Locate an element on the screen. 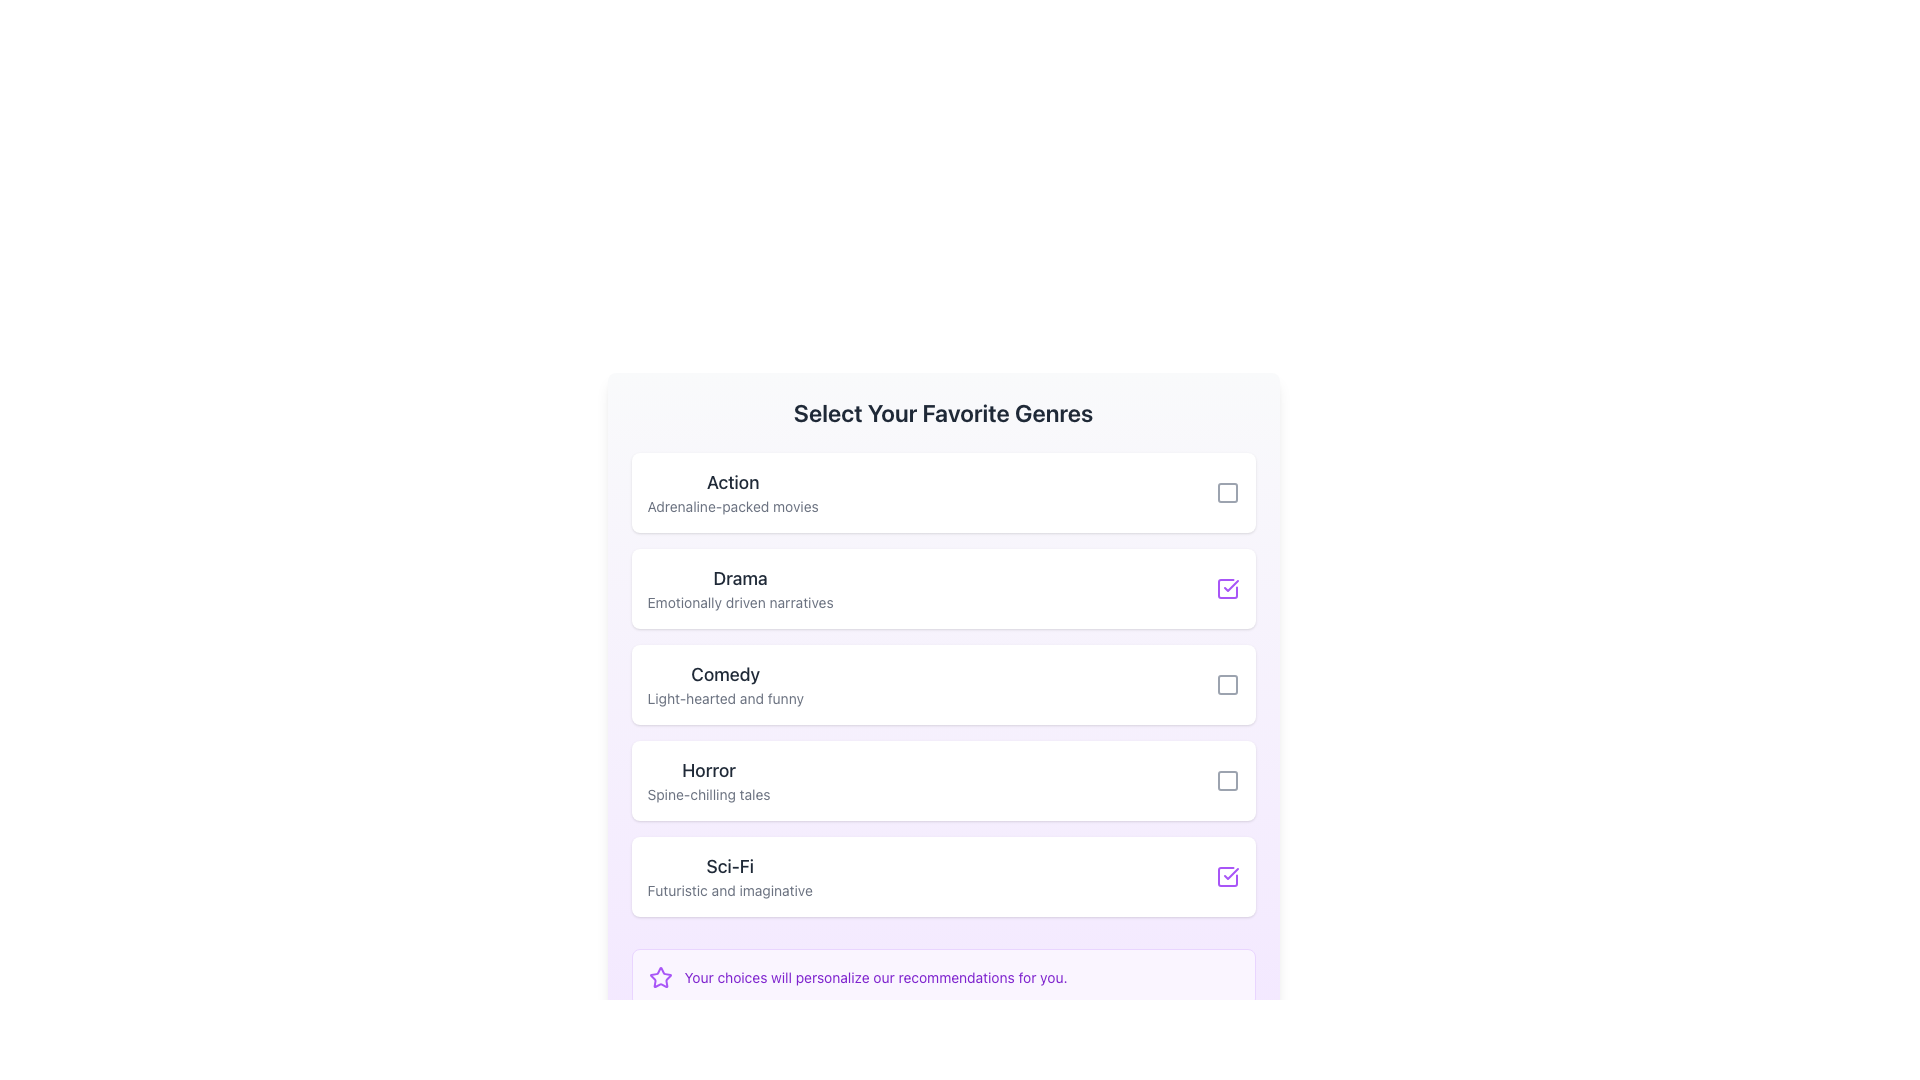 This screenshot has width=1920, height=1080. the checkbox for the genre selection option labeled 'Action' with the description 'Adrenaline-packed movies' is located at coordinates (942, 493).